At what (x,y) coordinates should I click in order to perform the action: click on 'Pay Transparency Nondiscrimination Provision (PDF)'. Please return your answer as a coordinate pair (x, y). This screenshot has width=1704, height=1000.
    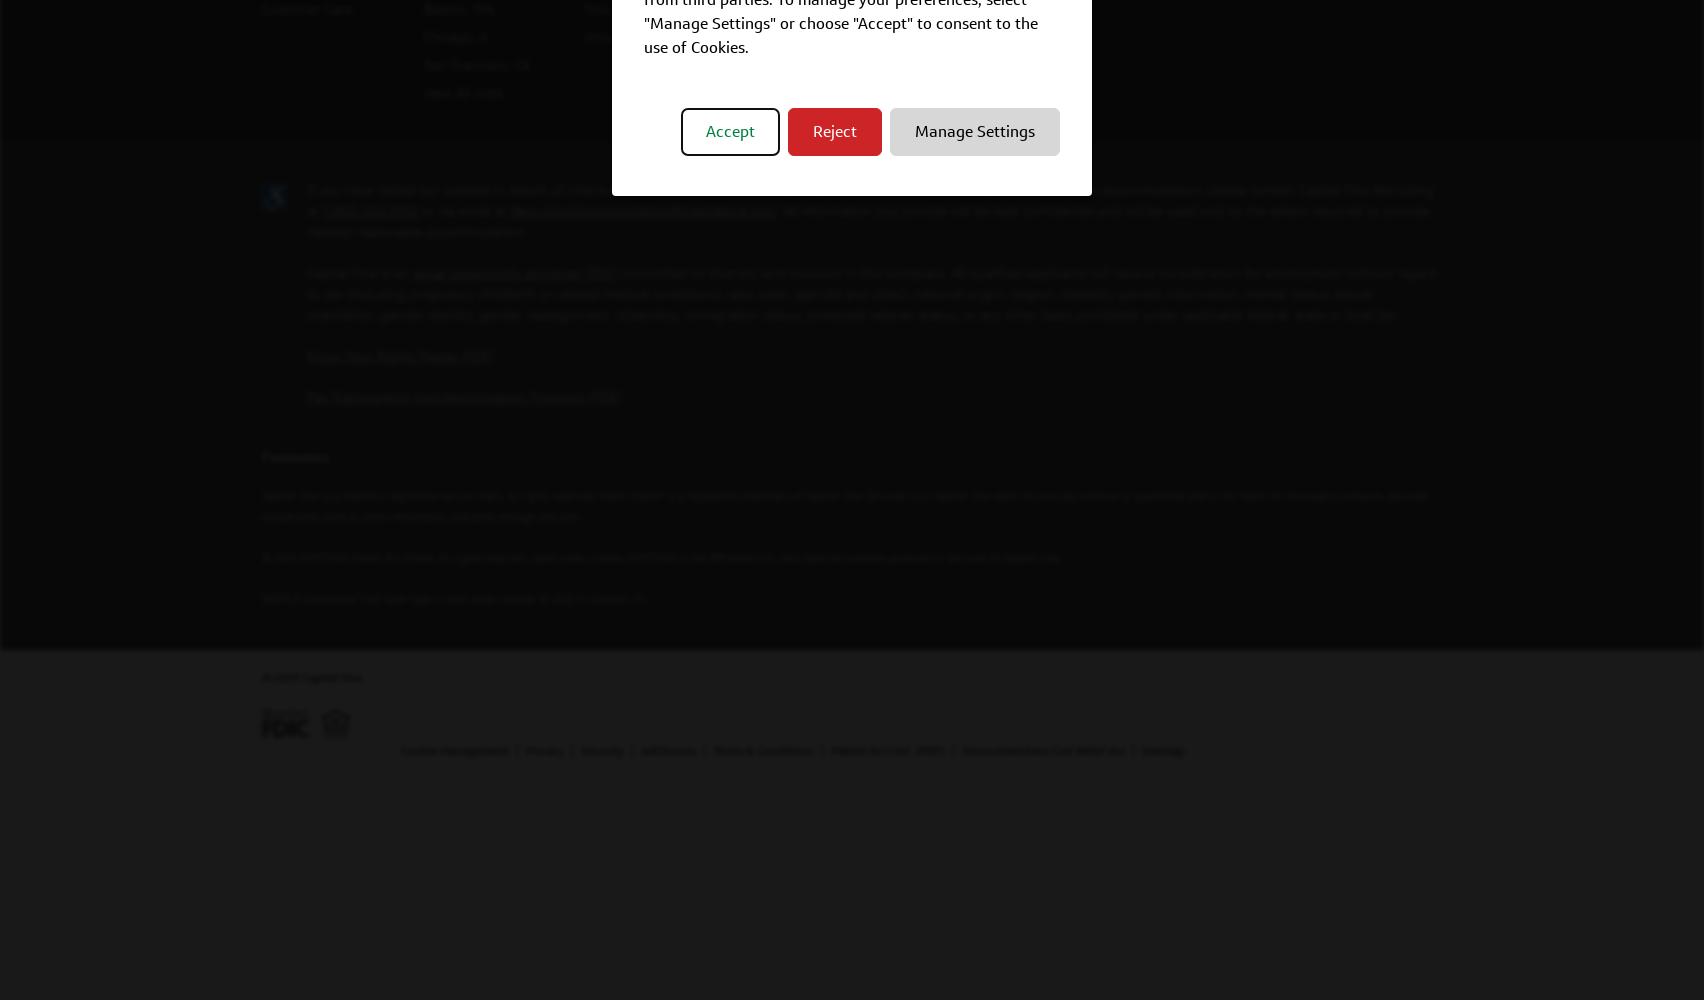
    Looking at the image, I should click on (463, 396).